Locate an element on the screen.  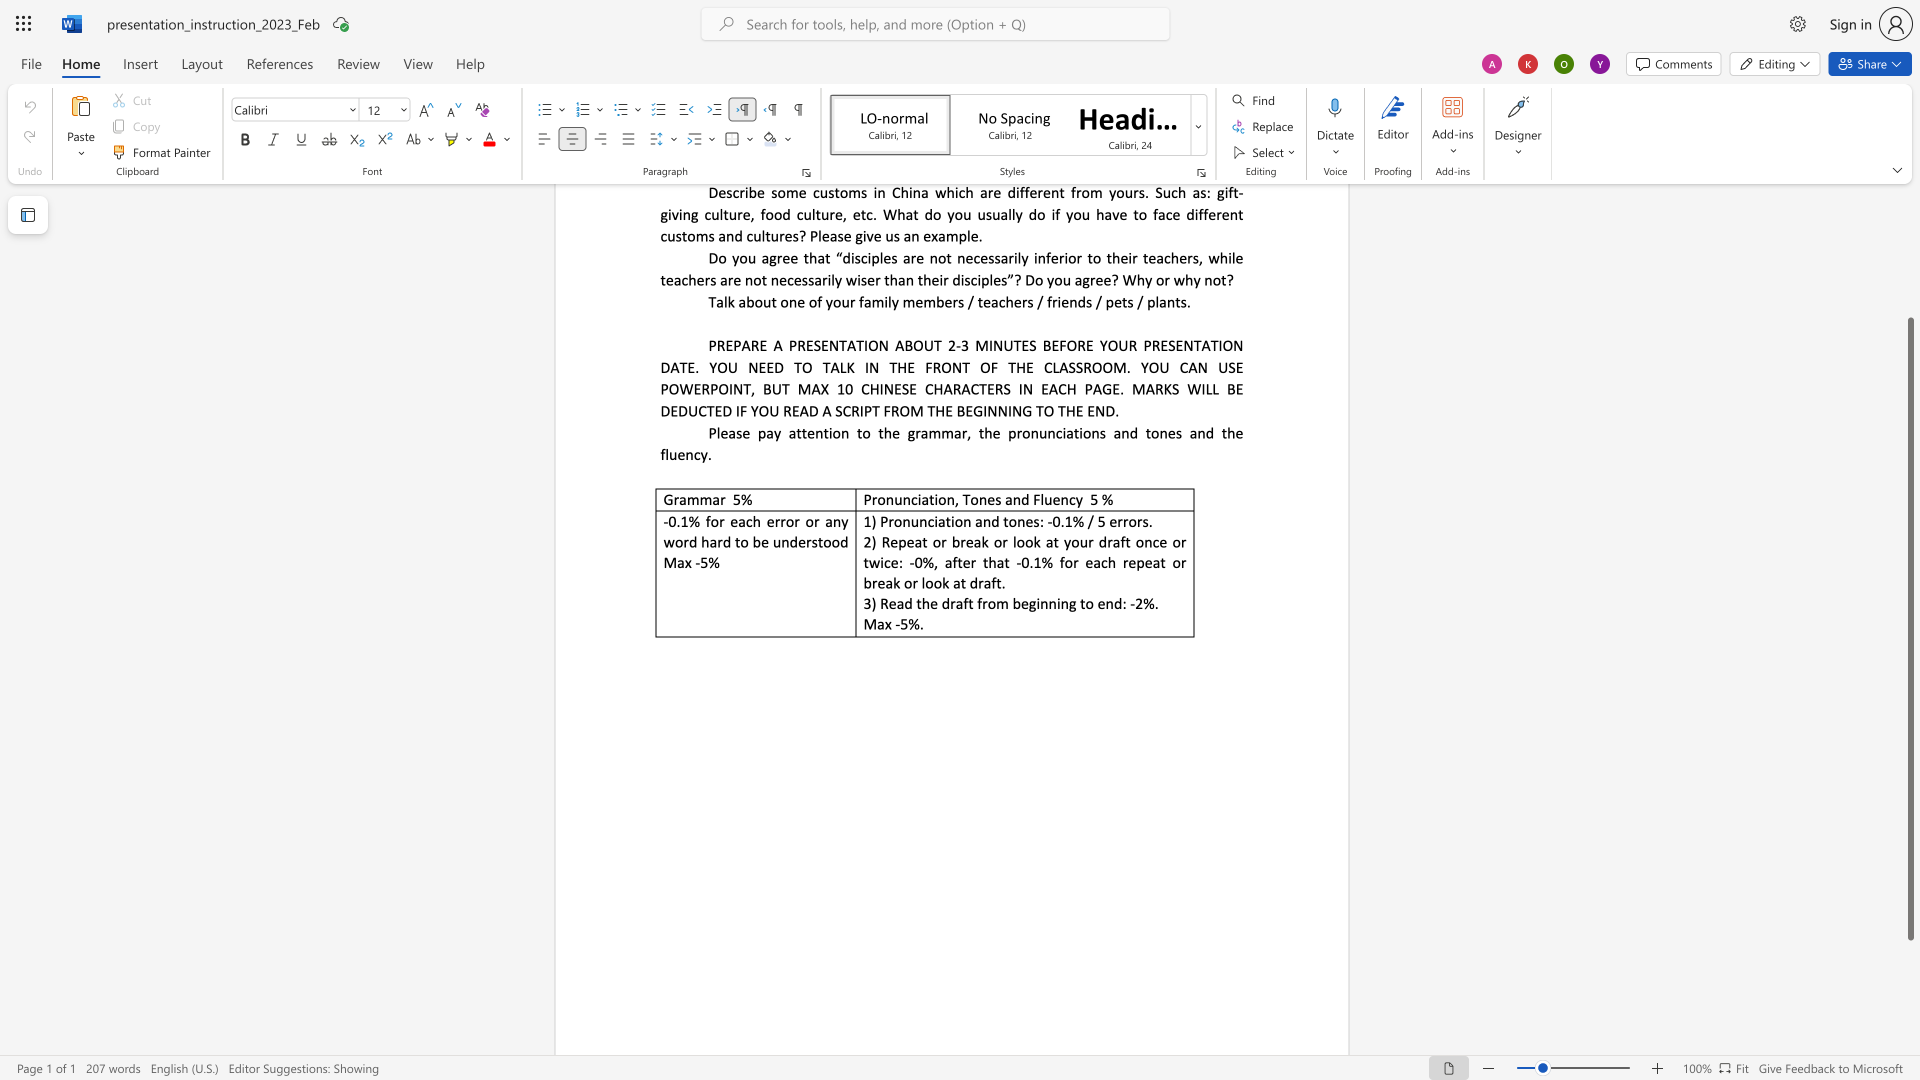
the page's right scrollbar for upward movement is located at coordinates (1909, 249).